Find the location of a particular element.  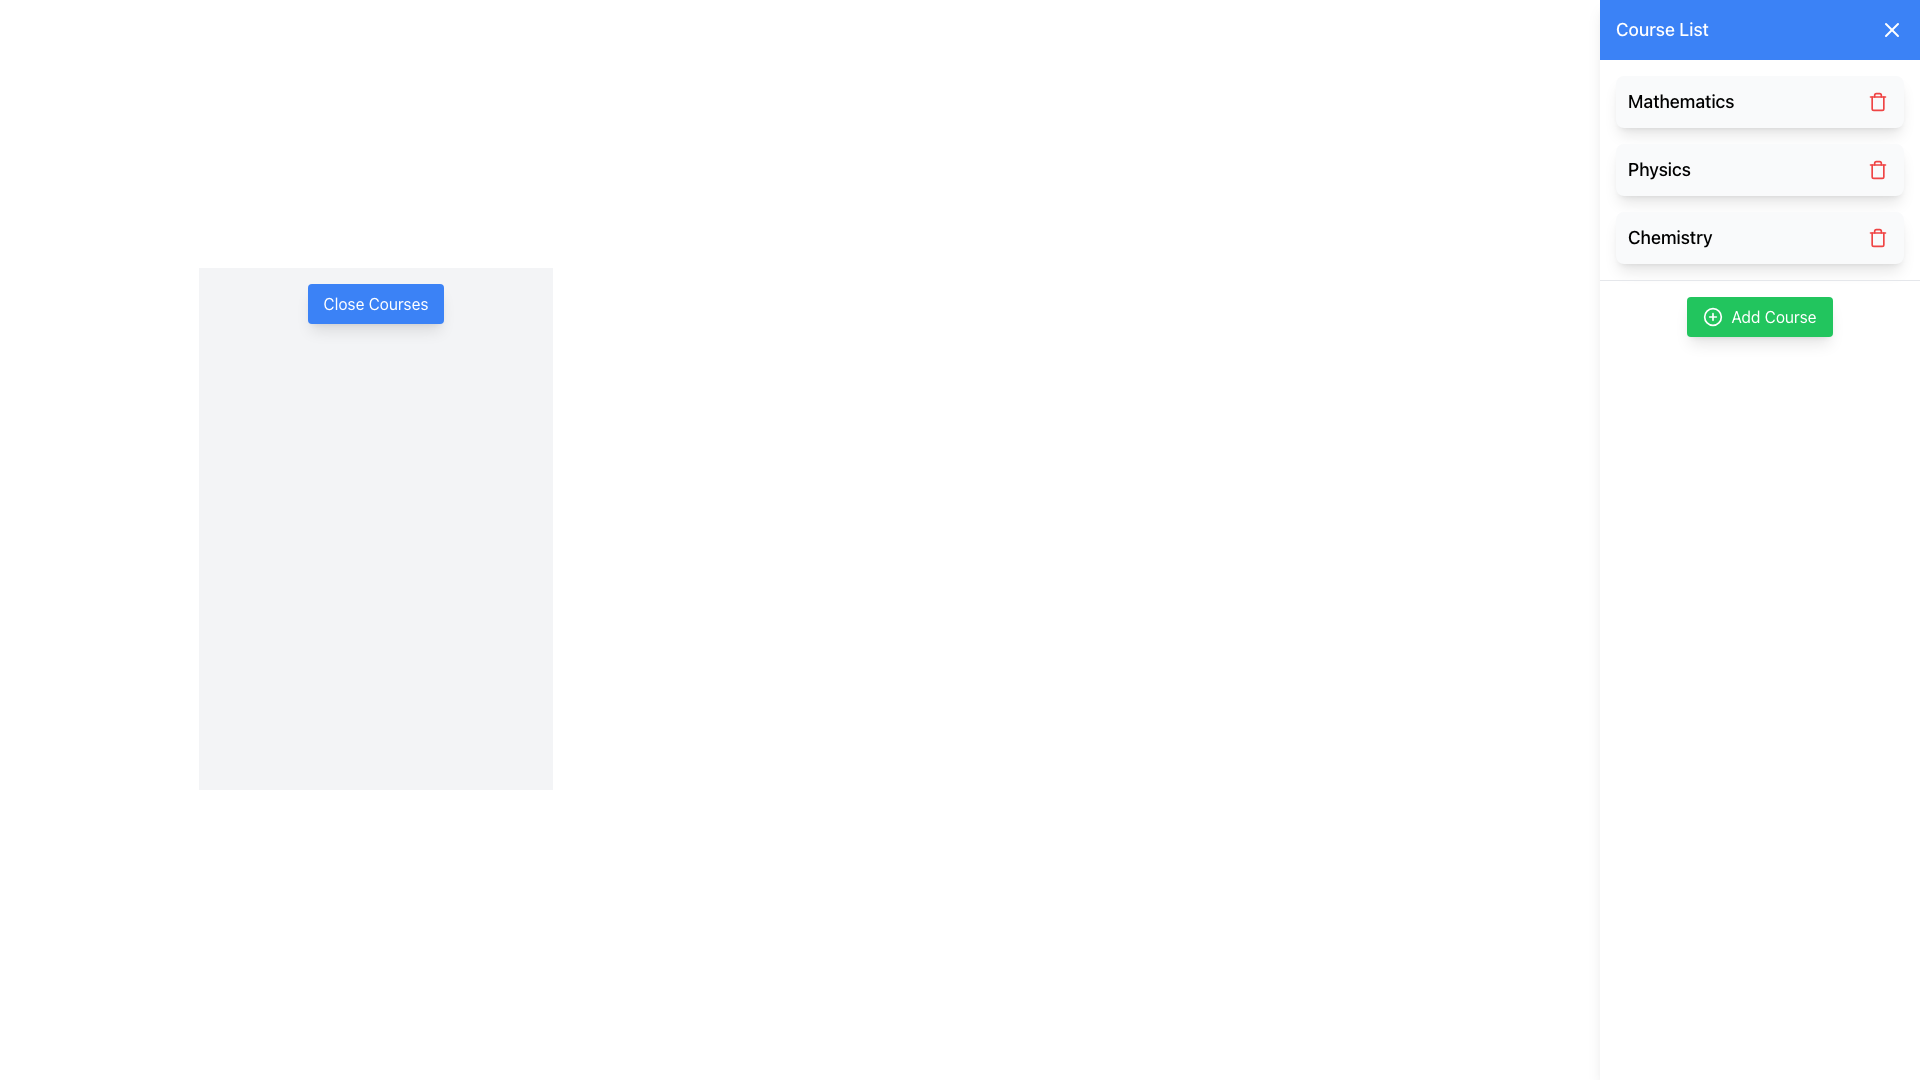

the delete button with a trash bin icon located next to the 'Physics' entry is located at coordinates (1876, 168).